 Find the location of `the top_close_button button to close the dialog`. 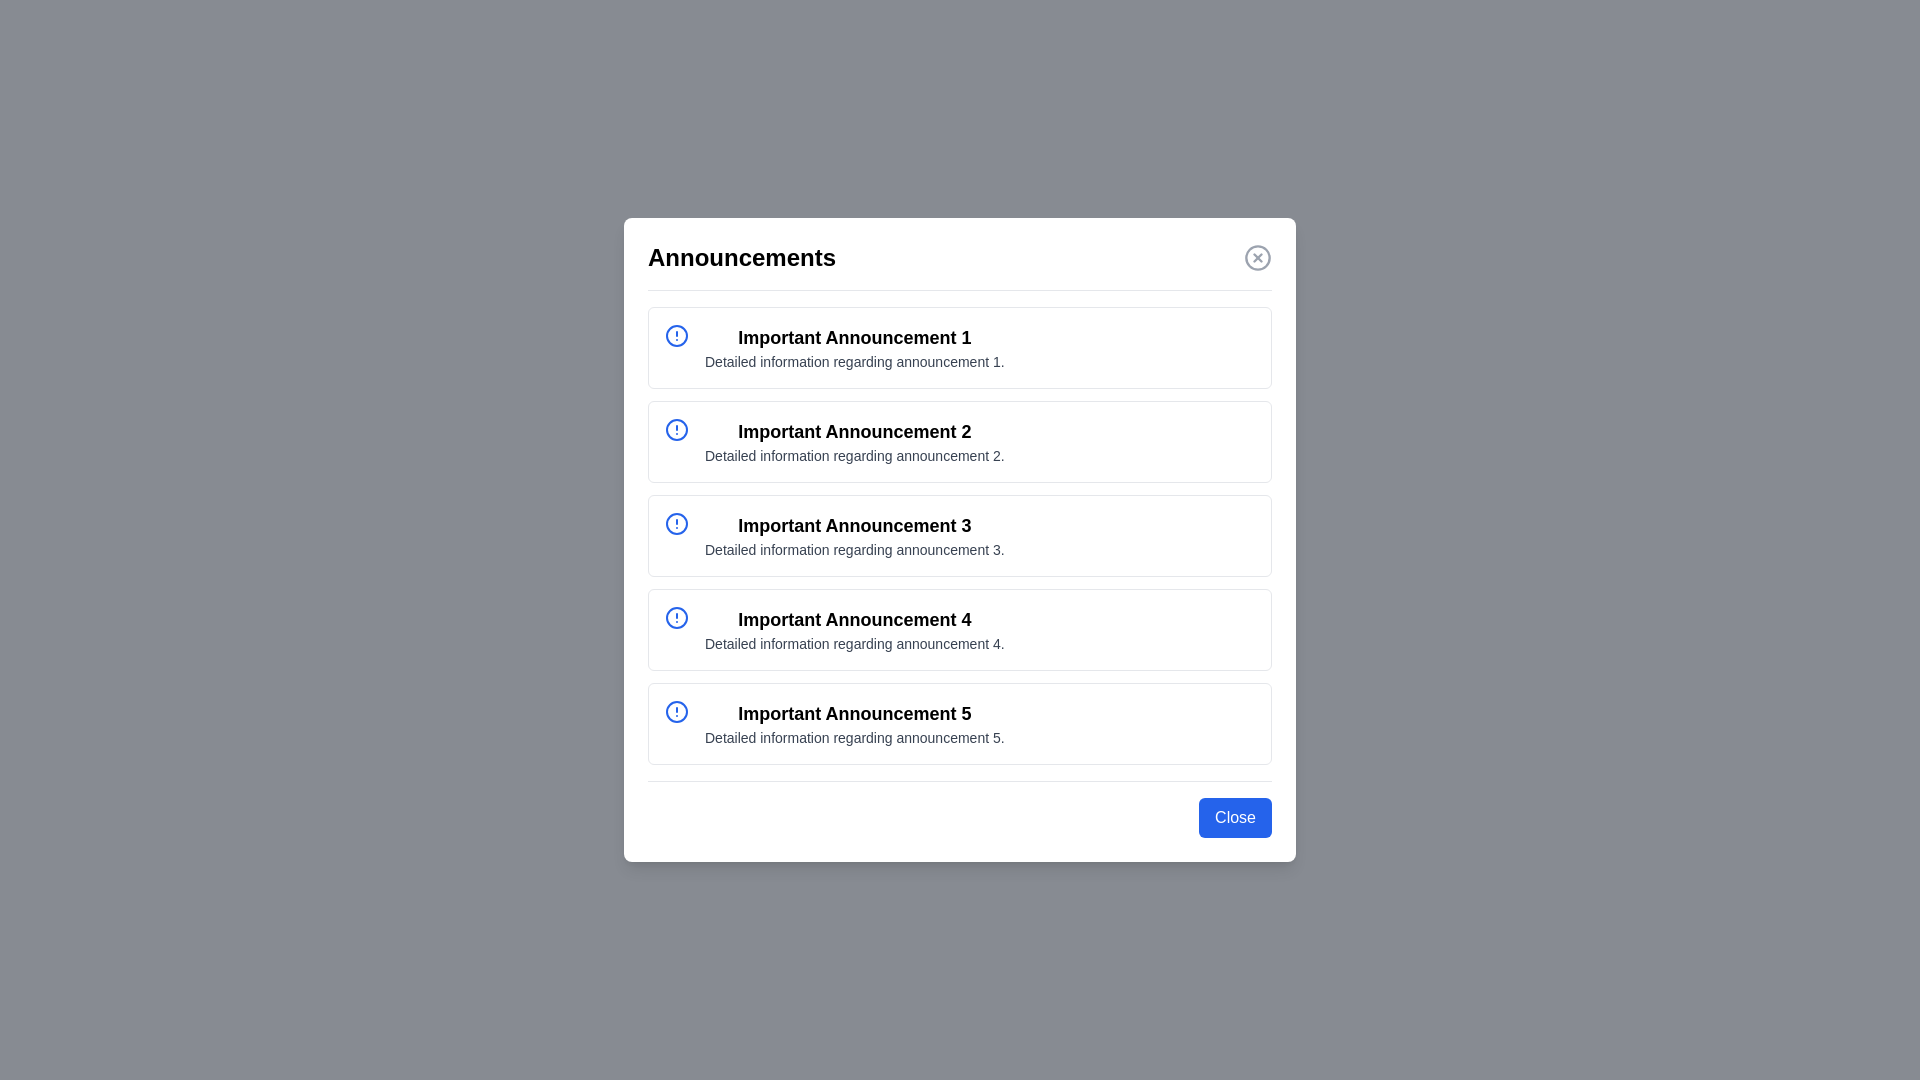

the top_close_button button to close the dialog is located at coordinates (1256, 257).